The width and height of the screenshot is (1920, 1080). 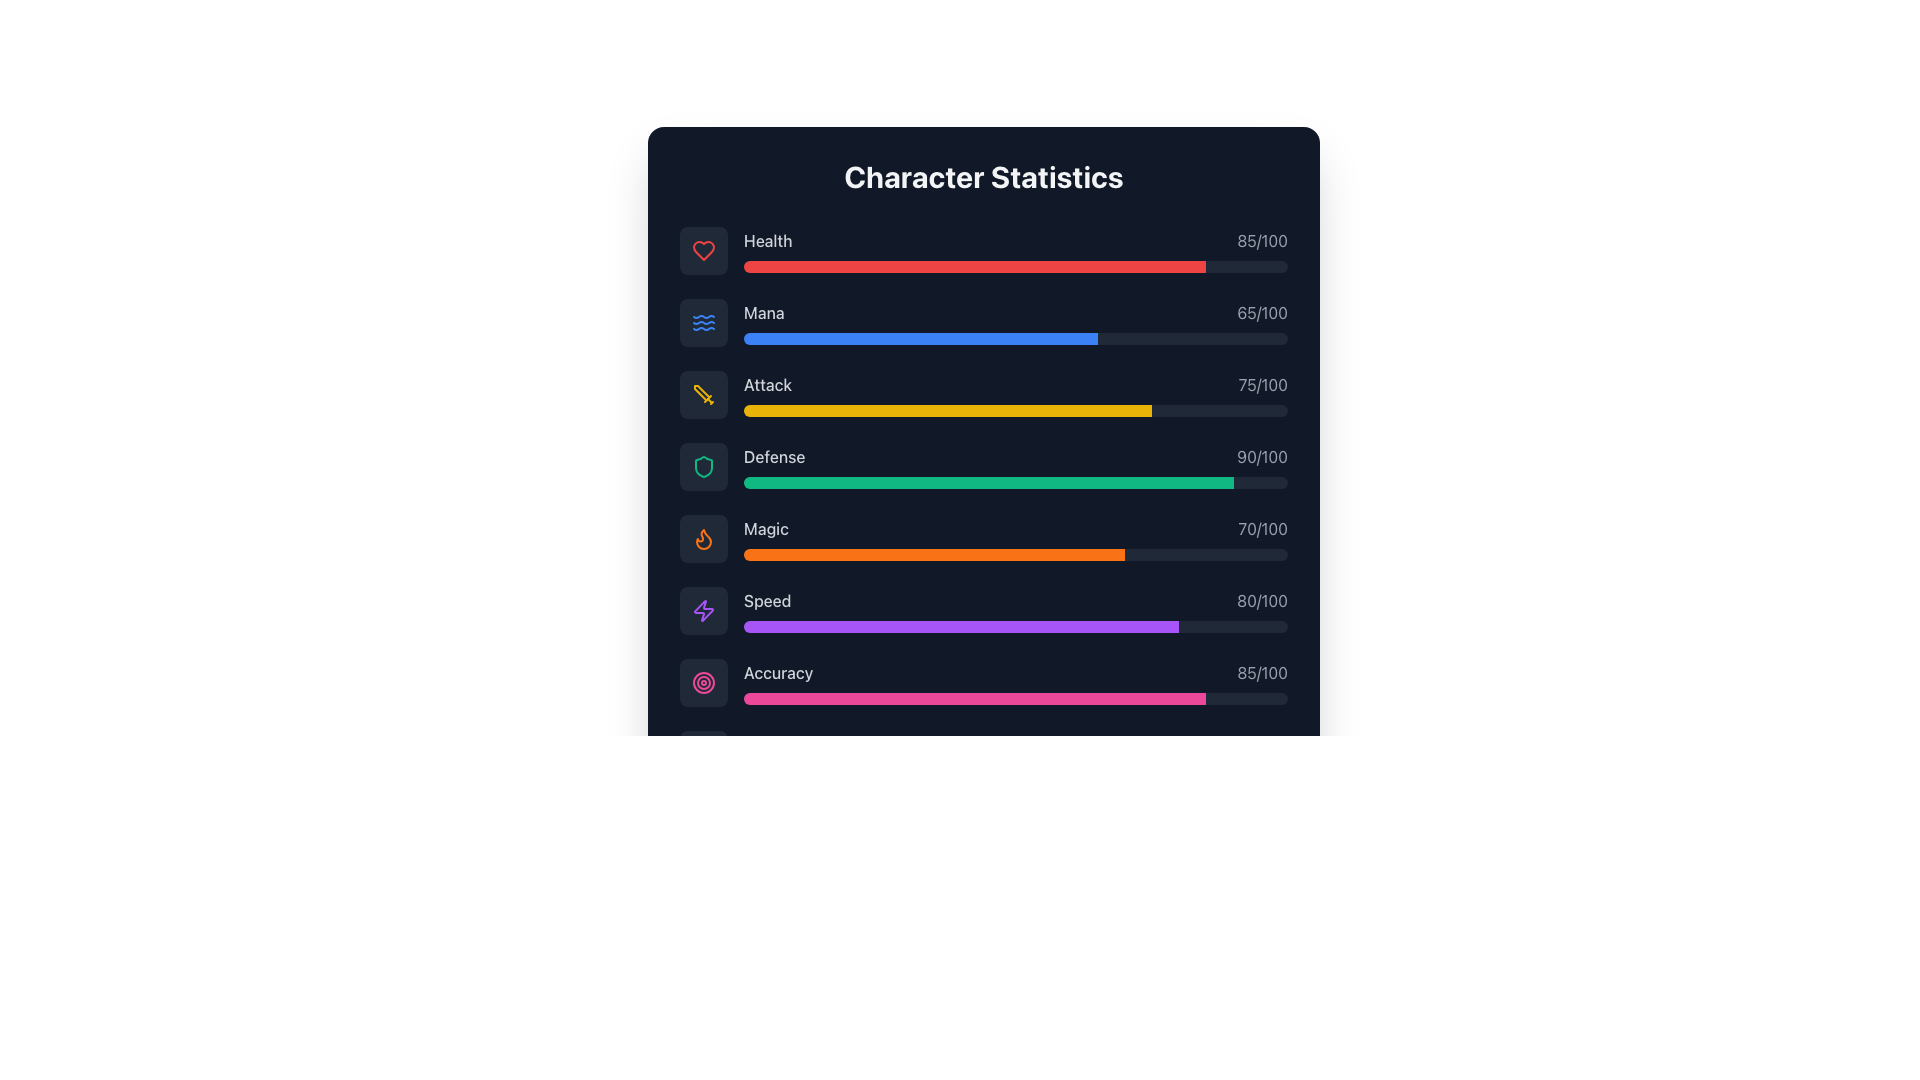 I want to click on the mana statistic icon, which is the second item in the vertical stack of character statistics icons, positioned below the heart-shaped health icon, so click(x=704, y=322).